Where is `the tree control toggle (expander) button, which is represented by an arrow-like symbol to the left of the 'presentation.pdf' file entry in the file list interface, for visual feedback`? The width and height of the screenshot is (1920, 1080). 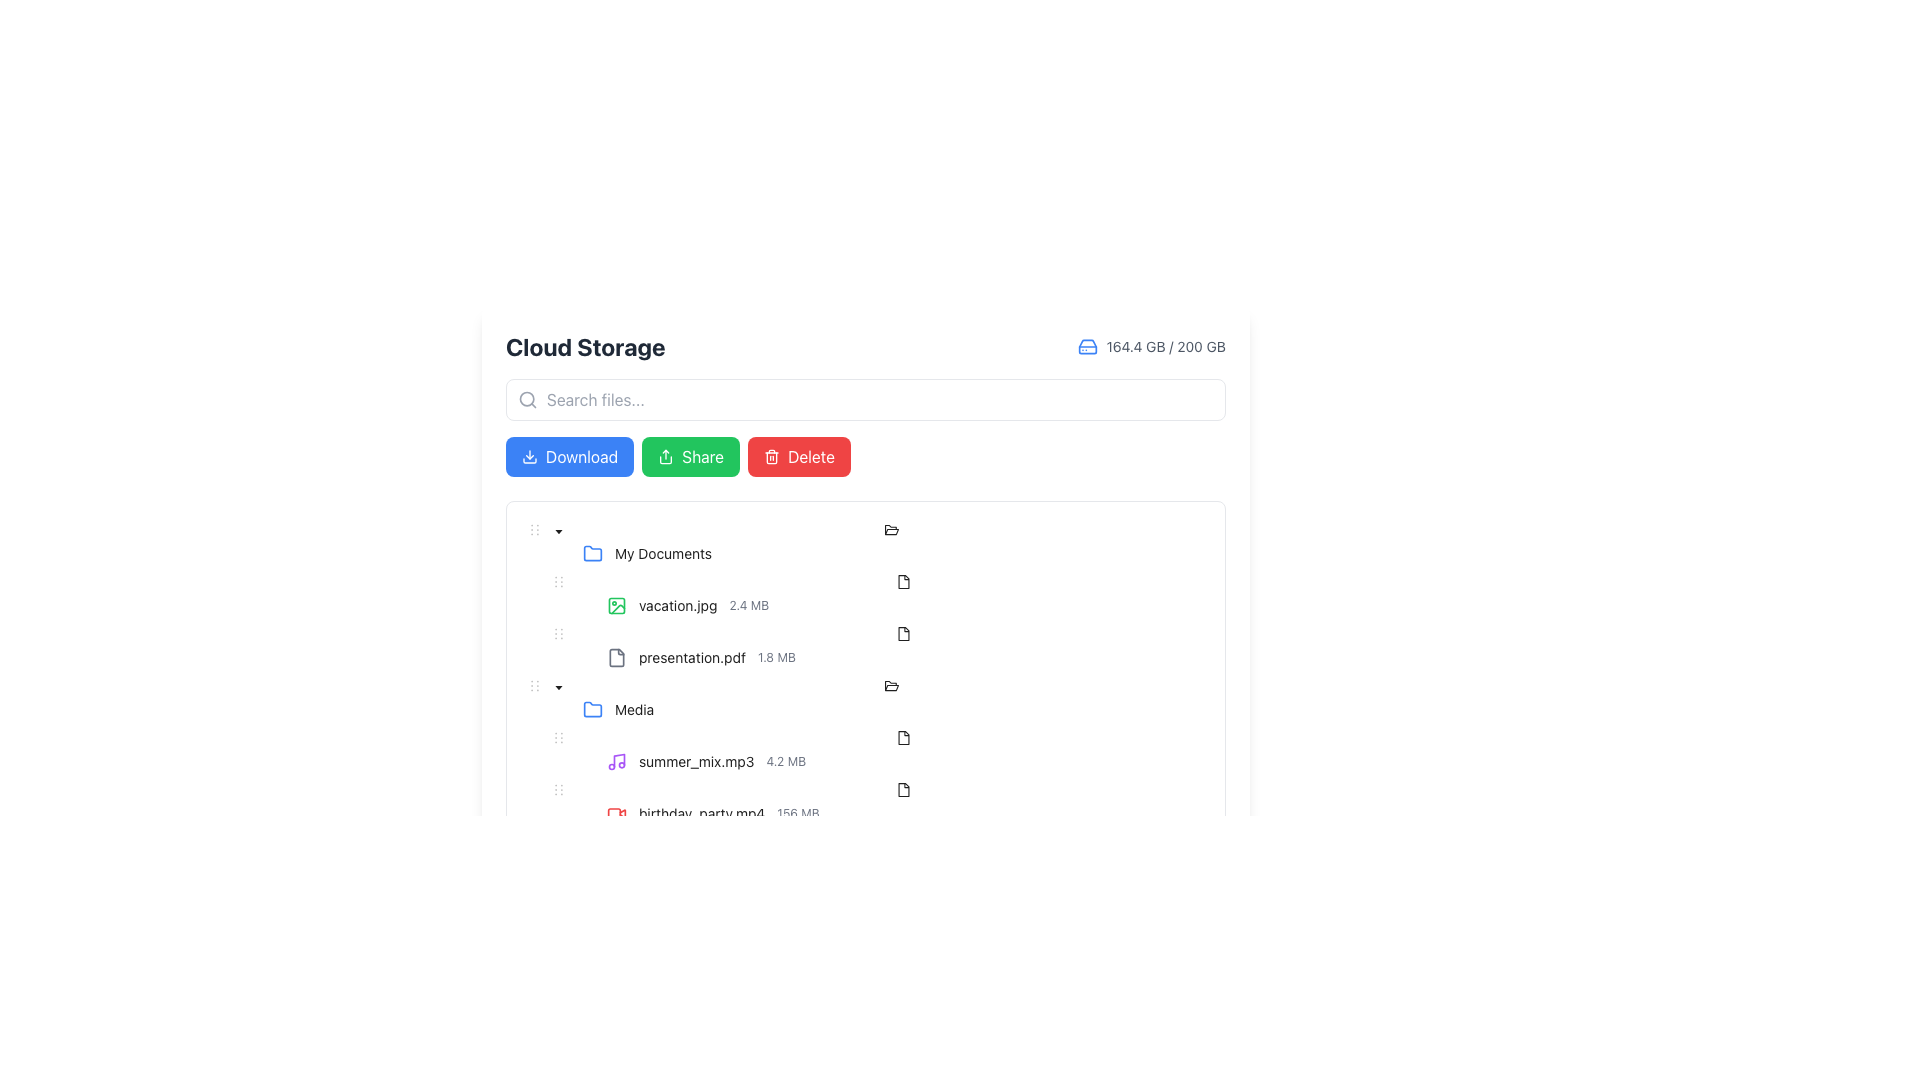 the tree control toggle (expander) button, which is represented by an arrow-like symbol to the left of the 'presentation.pdf' file entry in the file list interface, for visual feedback is located at coordinates (581, 645).